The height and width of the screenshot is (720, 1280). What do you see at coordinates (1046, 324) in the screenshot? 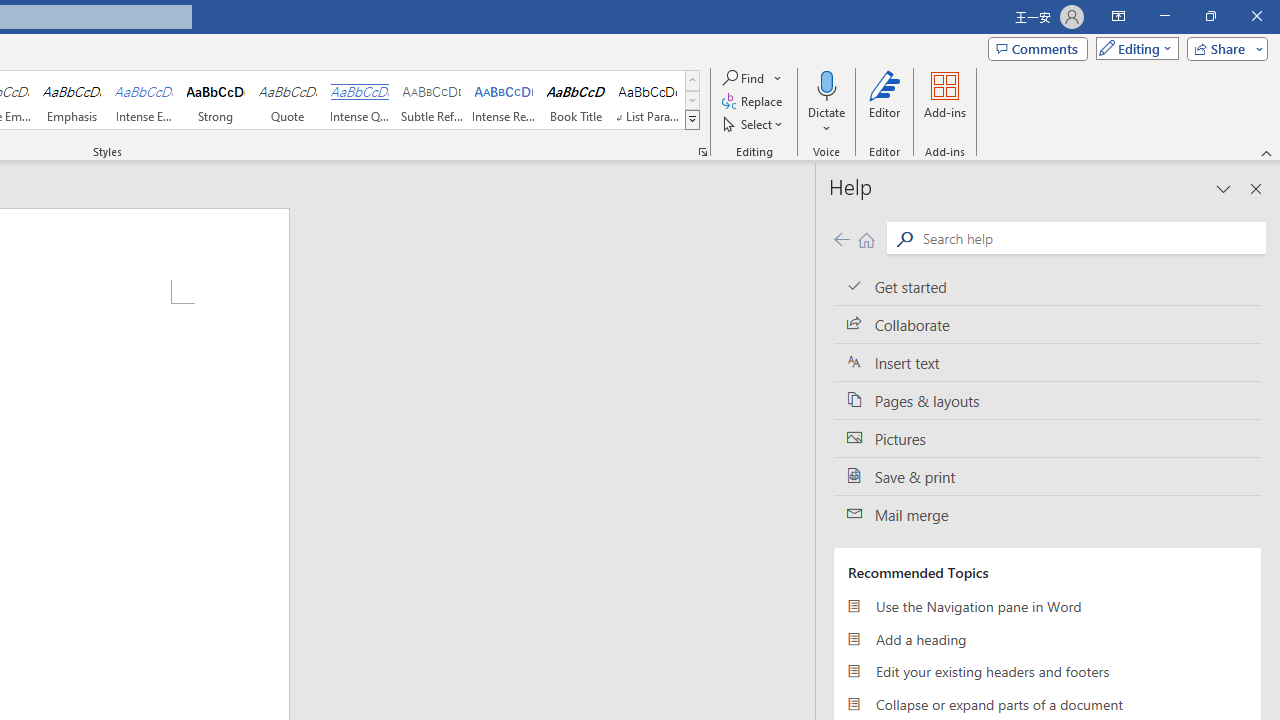
I see `'Collaborate'` at bounding box center [1046, 324].